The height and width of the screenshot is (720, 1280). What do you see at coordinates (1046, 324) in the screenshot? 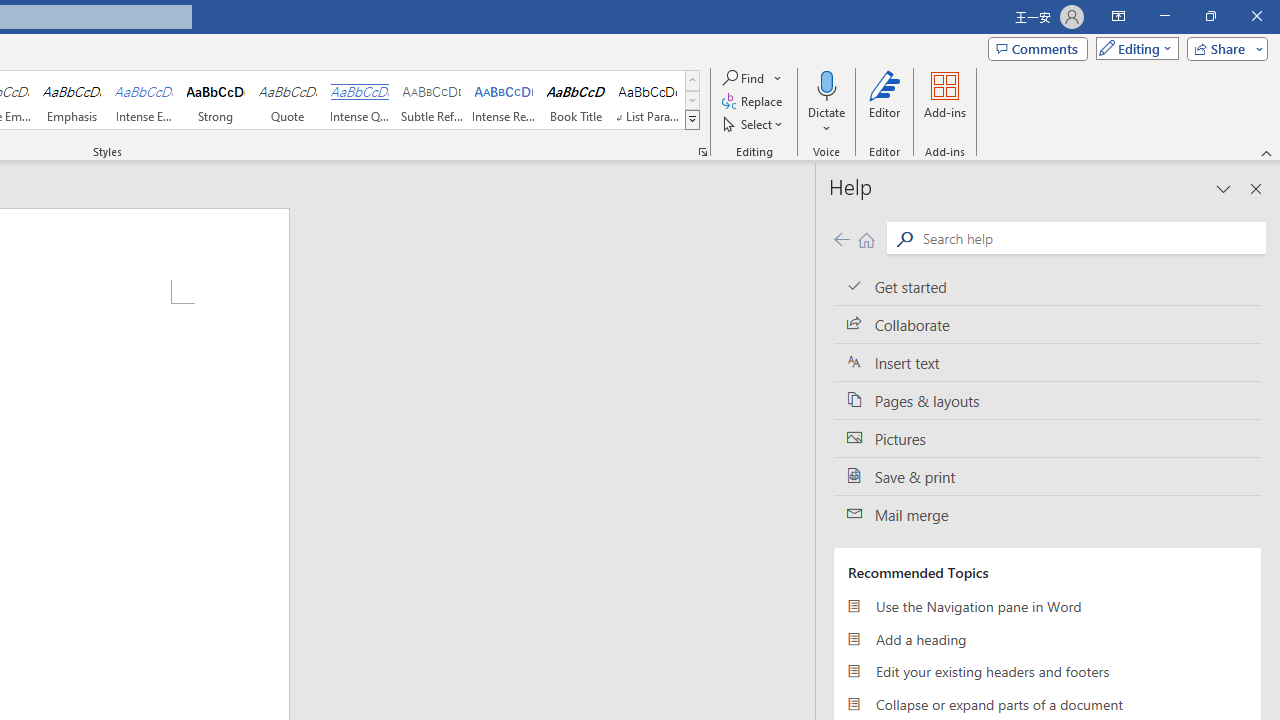
I see `'Collaborate'` at bounding box center [1046, 324].